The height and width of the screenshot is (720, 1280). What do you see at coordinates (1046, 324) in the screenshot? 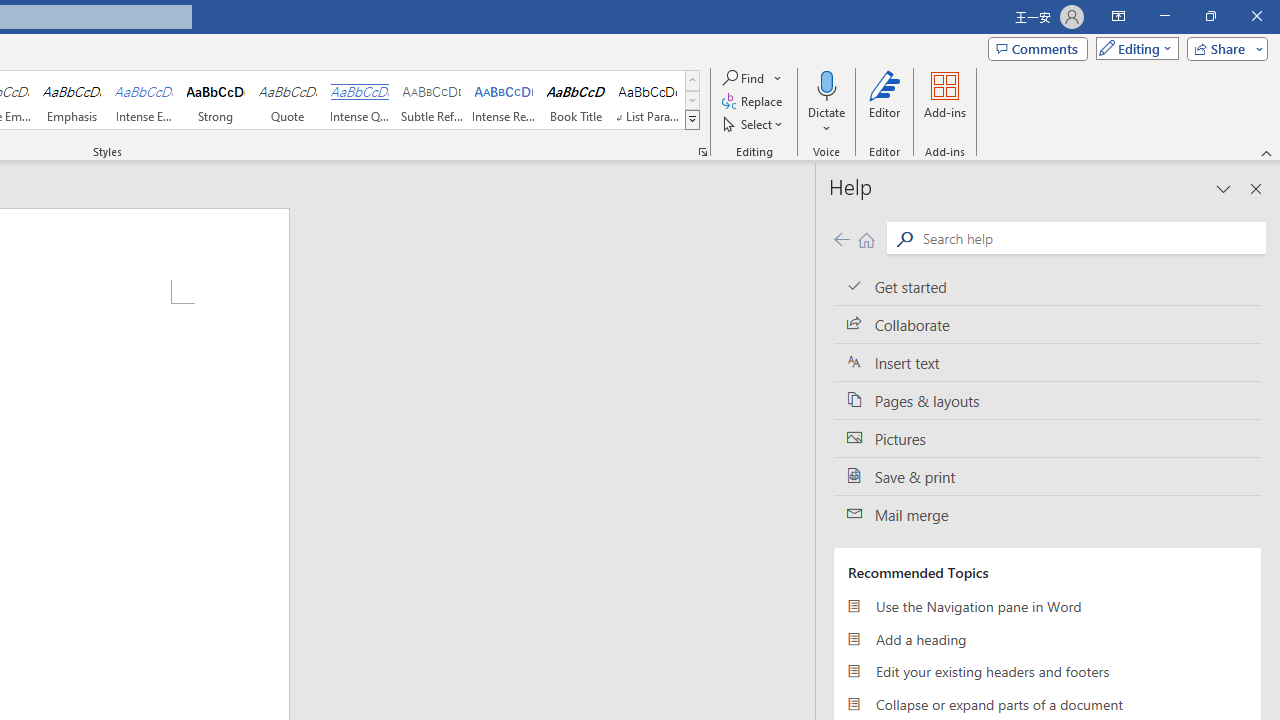
I see `'Collaborate'` at bounding box center [1046, 324].